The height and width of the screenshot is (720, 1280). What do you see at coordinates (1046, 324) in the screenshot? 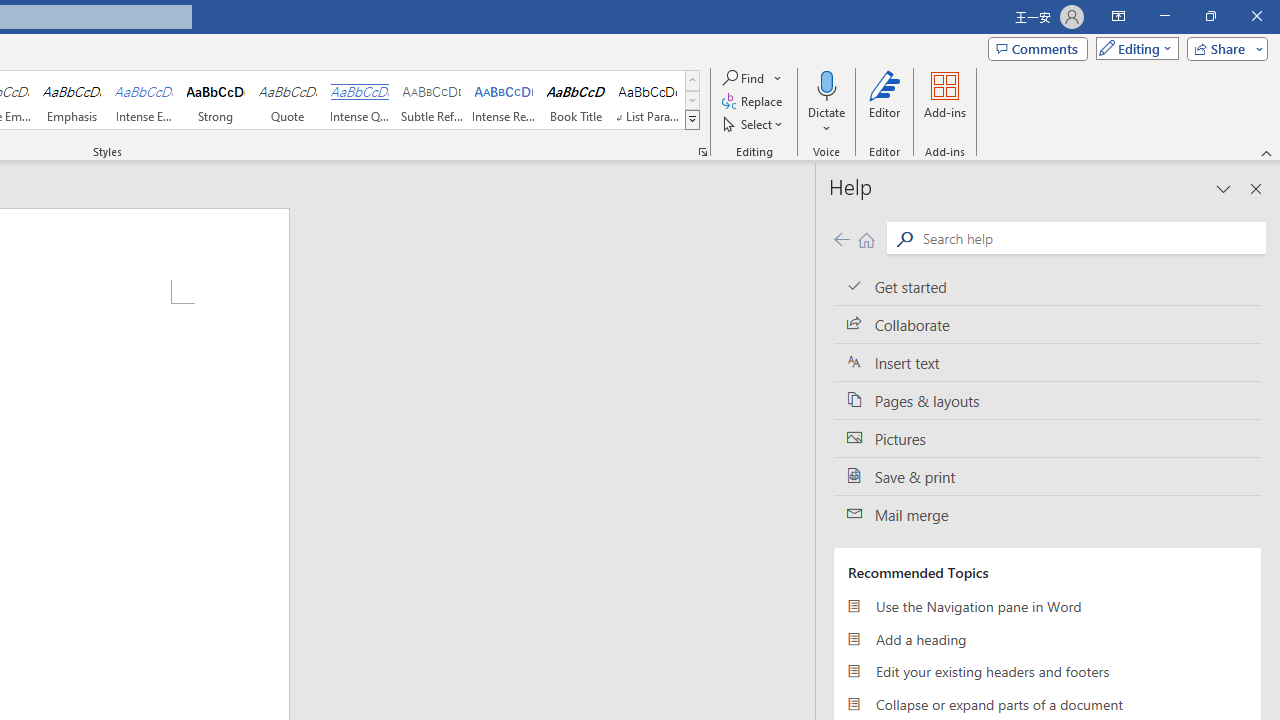
I see `'Collaborate'` at bounding box center [1046, 324].